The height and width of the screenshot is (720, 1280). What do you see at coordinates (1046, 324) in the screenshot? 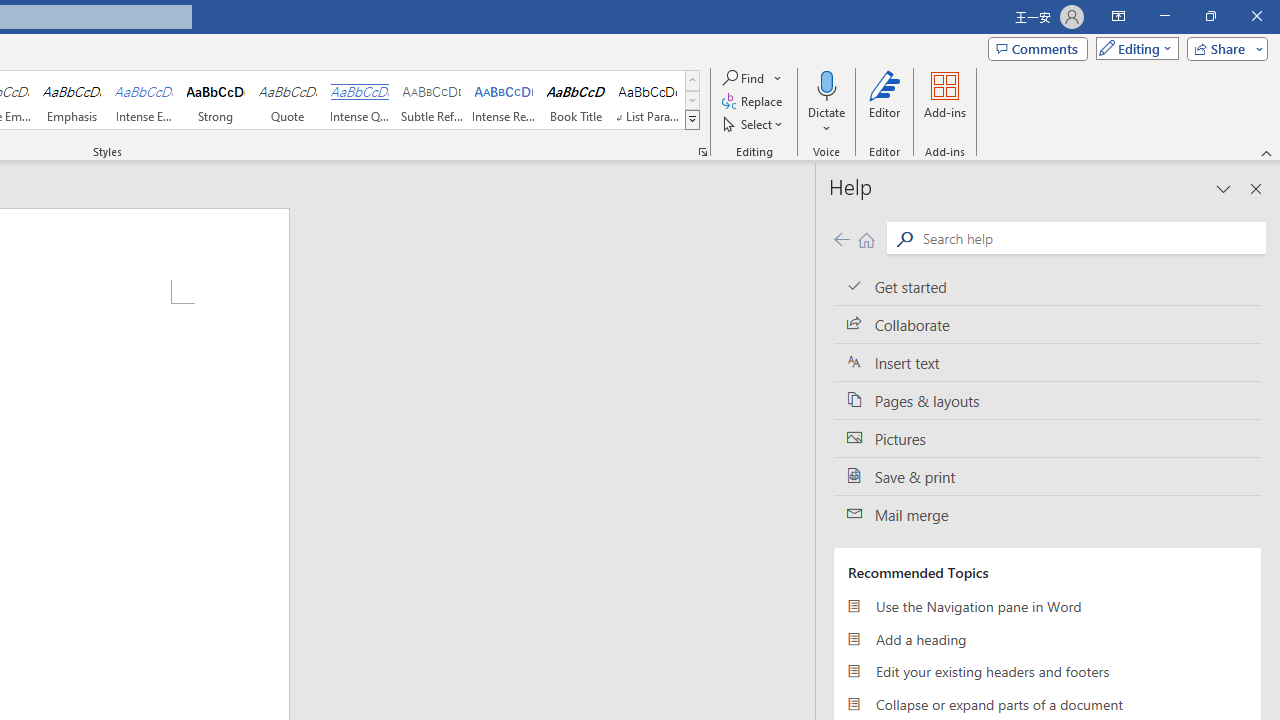
I see `'Collaborate'` at bounding box center [1046, 324].